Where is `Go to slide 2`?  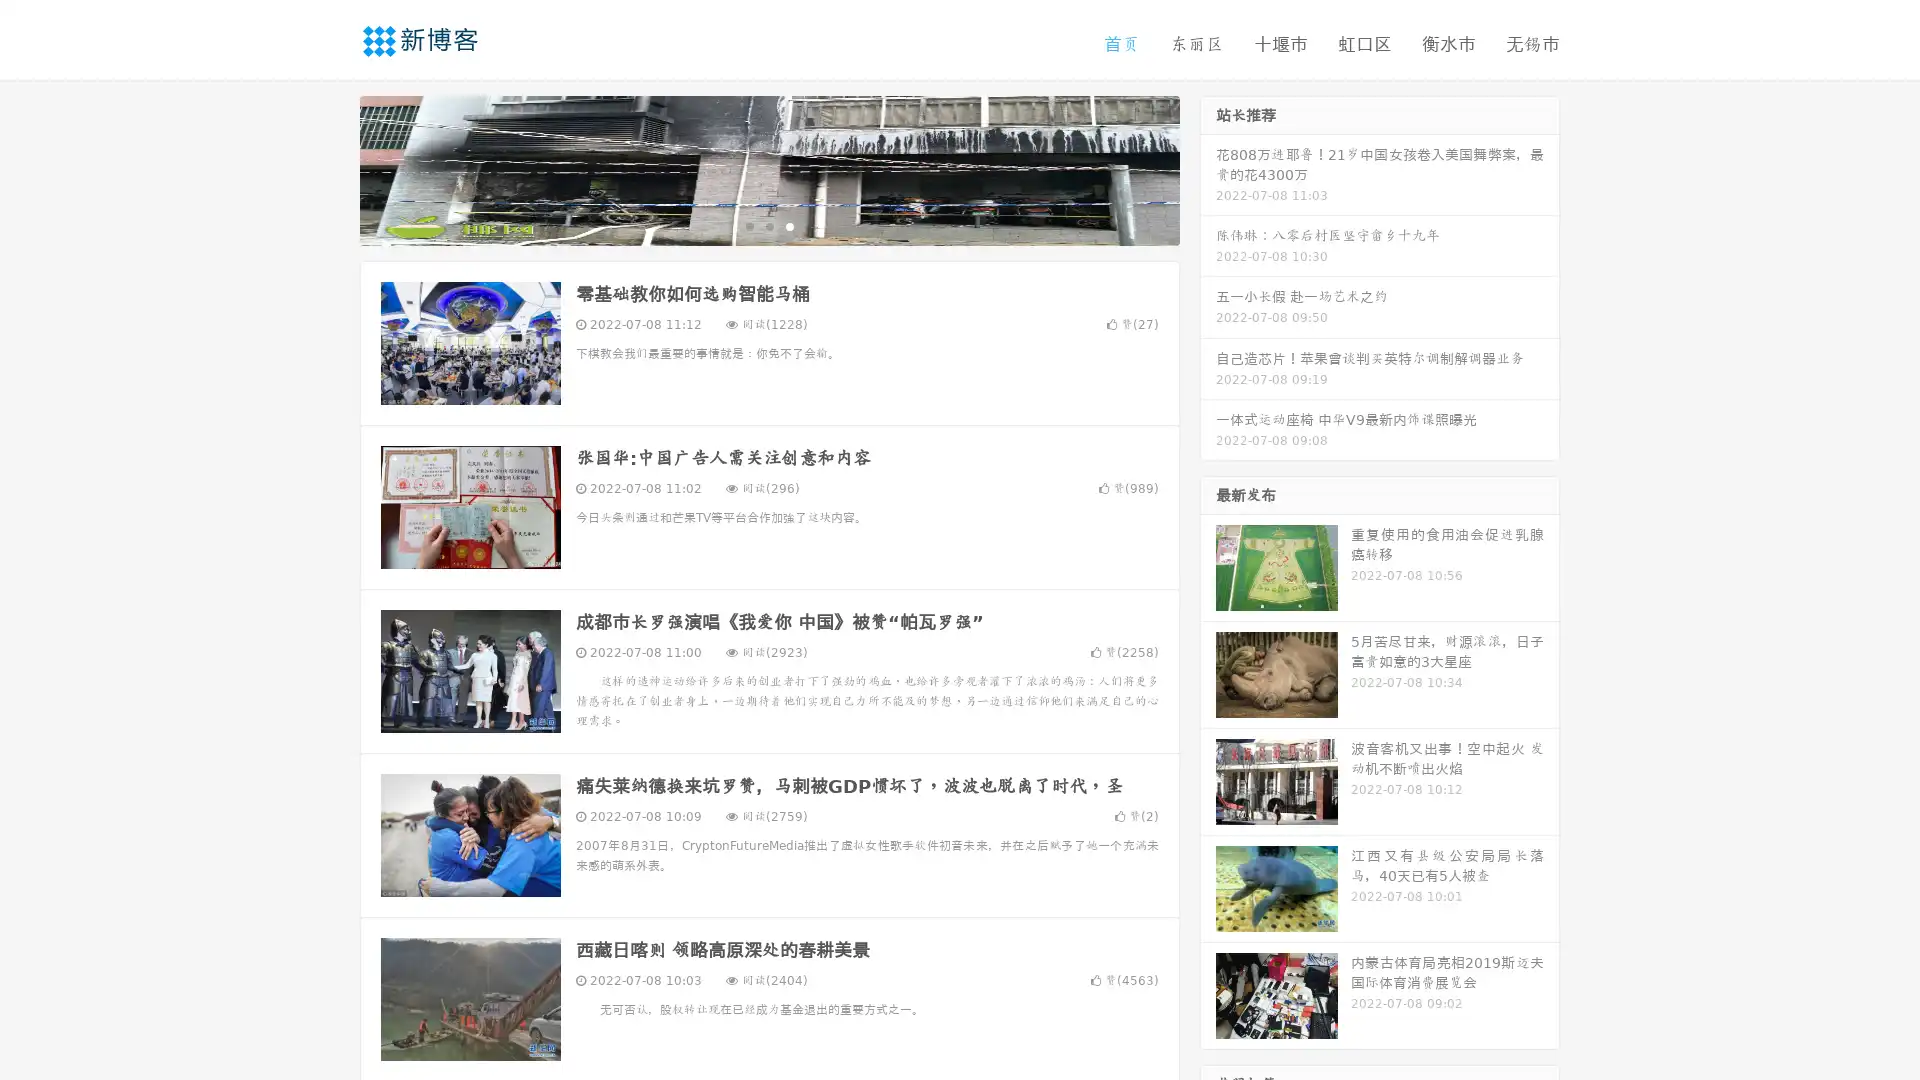 Go to slide 2 is located at coordinates (768, 225).